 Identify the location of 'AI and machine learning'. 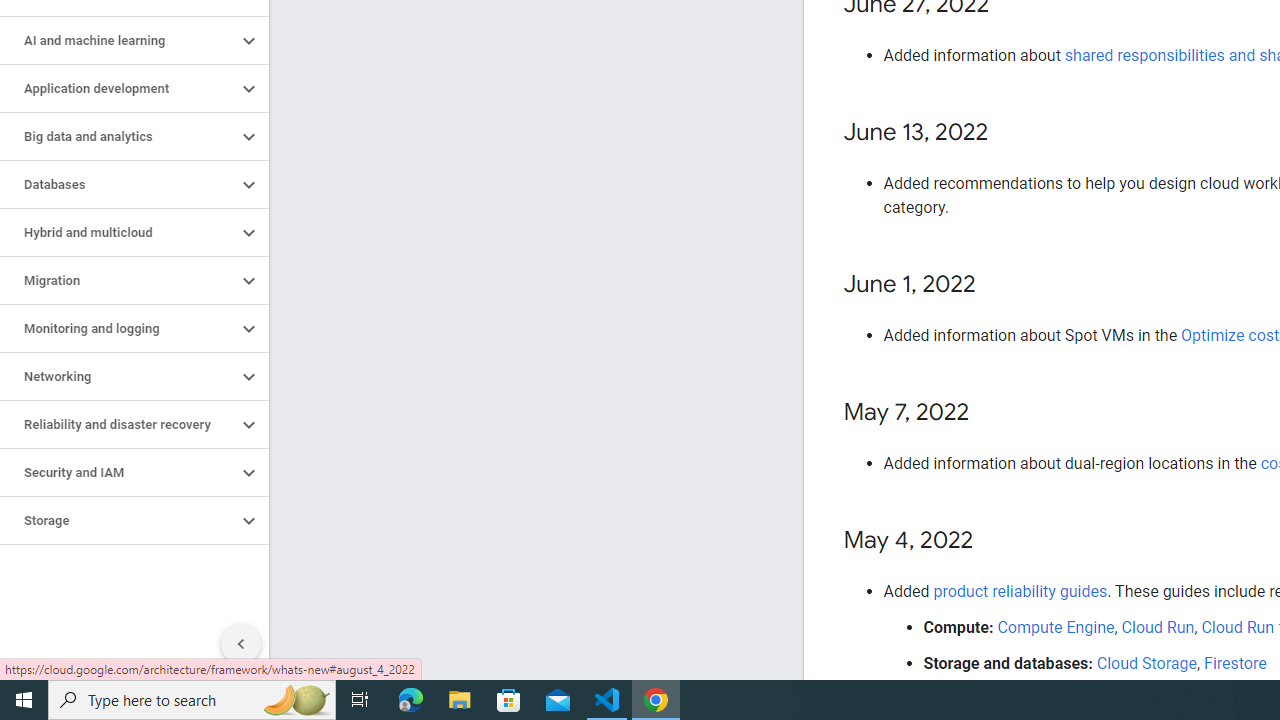
(117, 41).